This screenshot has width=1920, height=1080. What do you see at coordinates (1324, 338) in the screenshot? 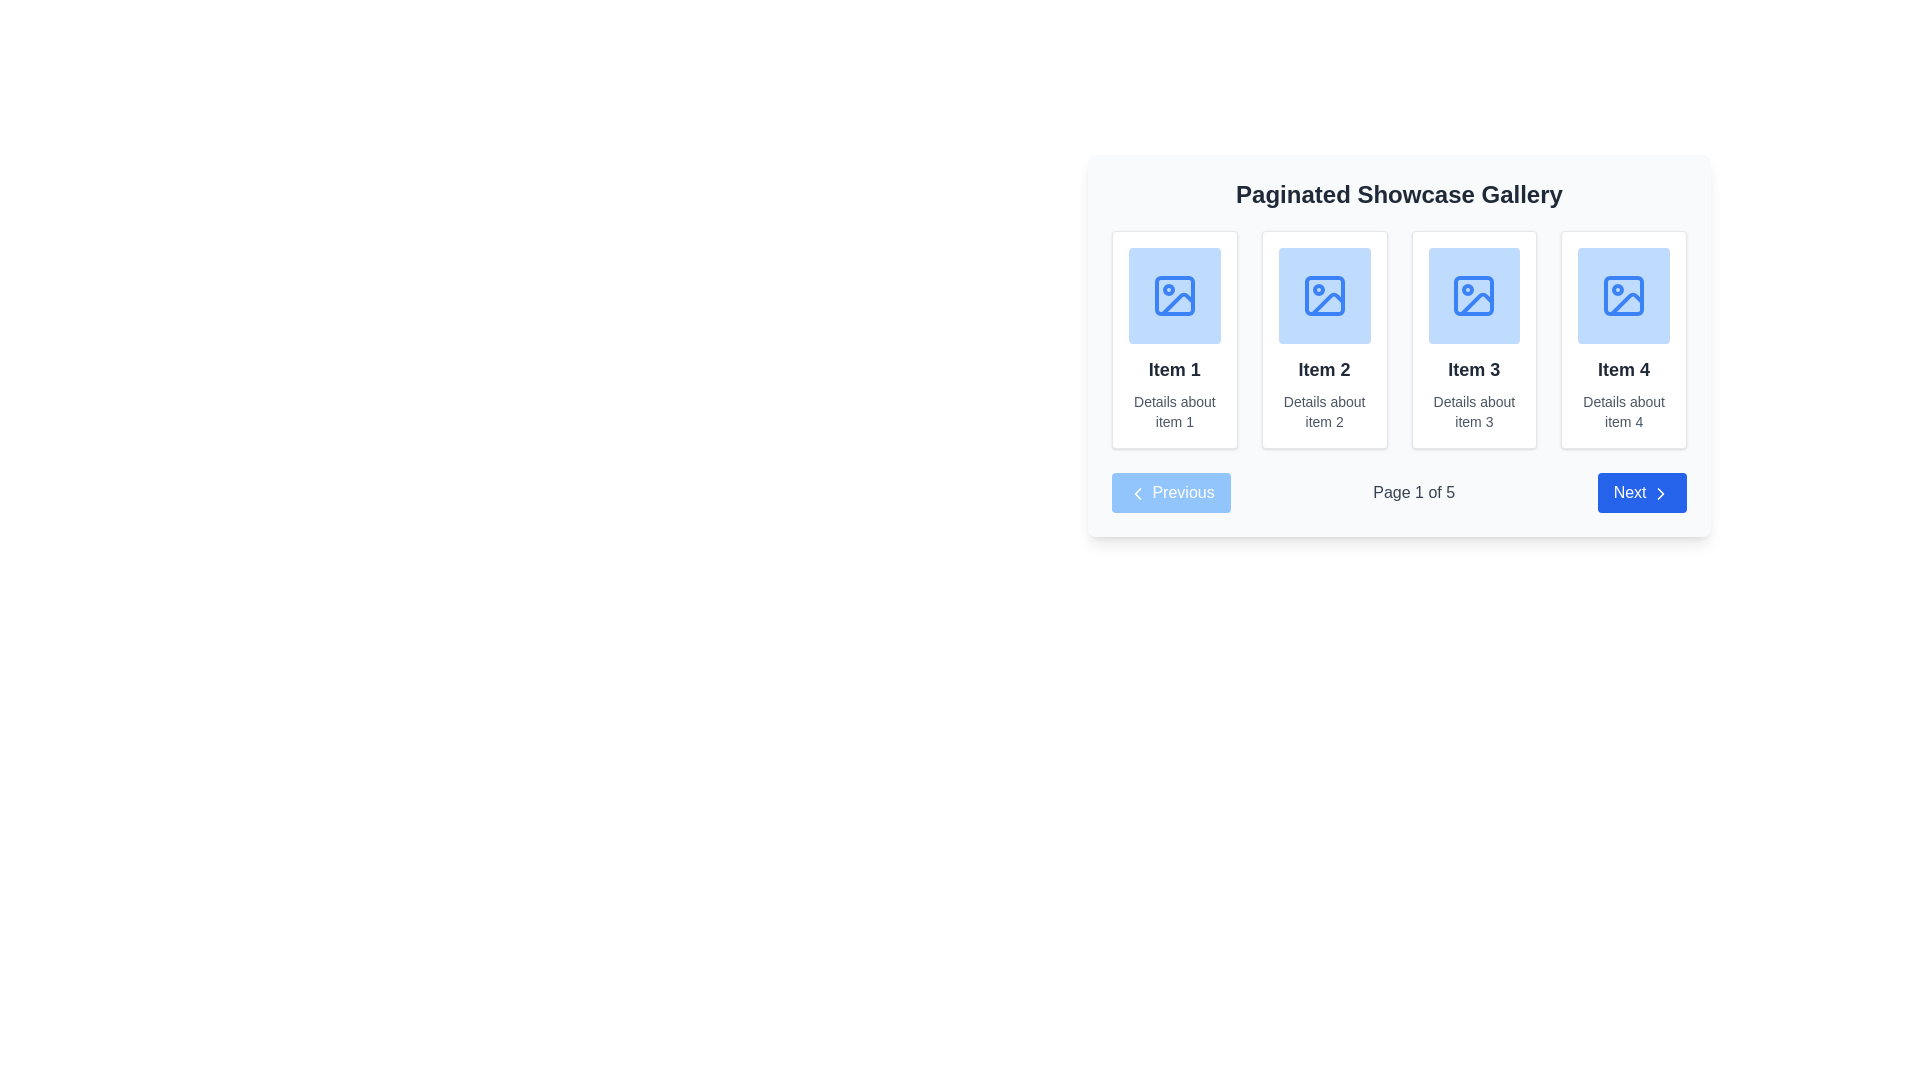
I see `to select the second card in the showcase displaying an item with a title, description, and icon, located between the cards titled 'Item 1' and 'Item 3'` at bounding box center [1324, 338].